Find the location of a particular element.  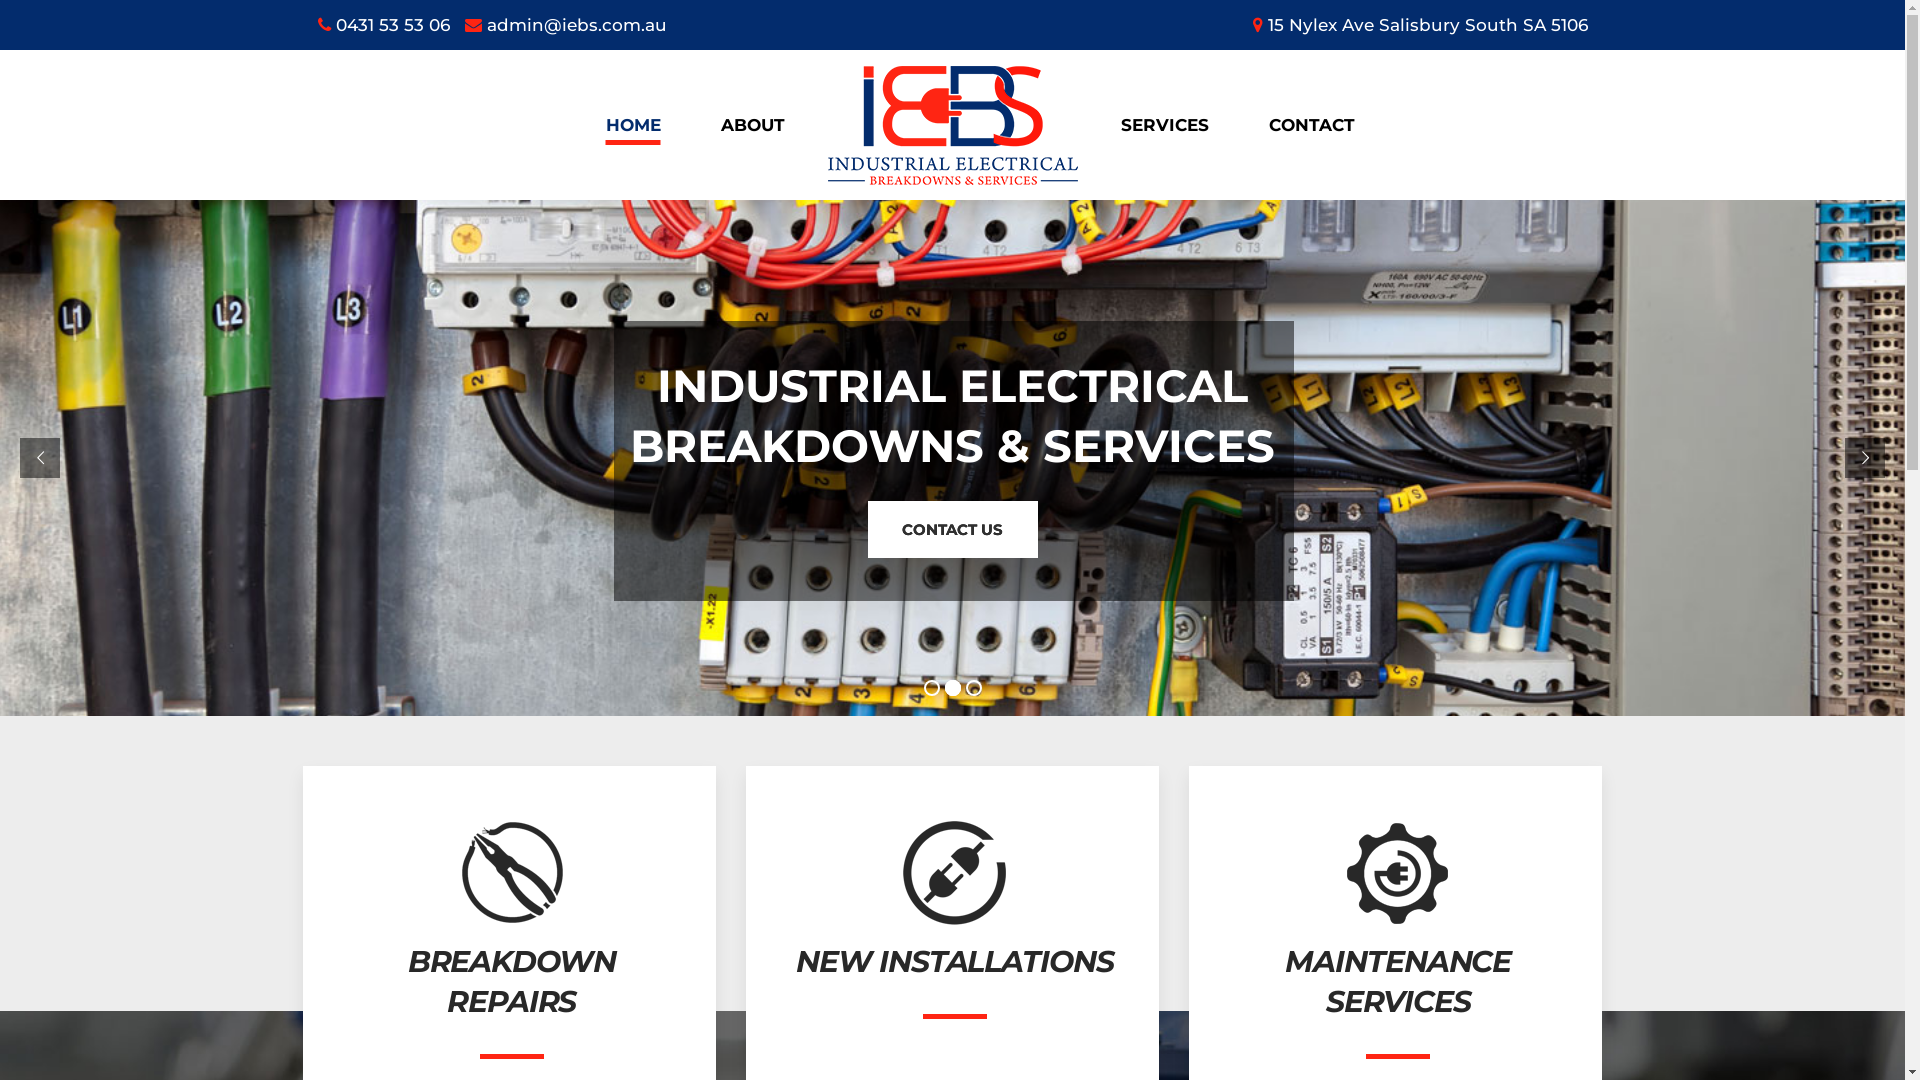

'SERVICES' is located at coordinates (1163, 124).